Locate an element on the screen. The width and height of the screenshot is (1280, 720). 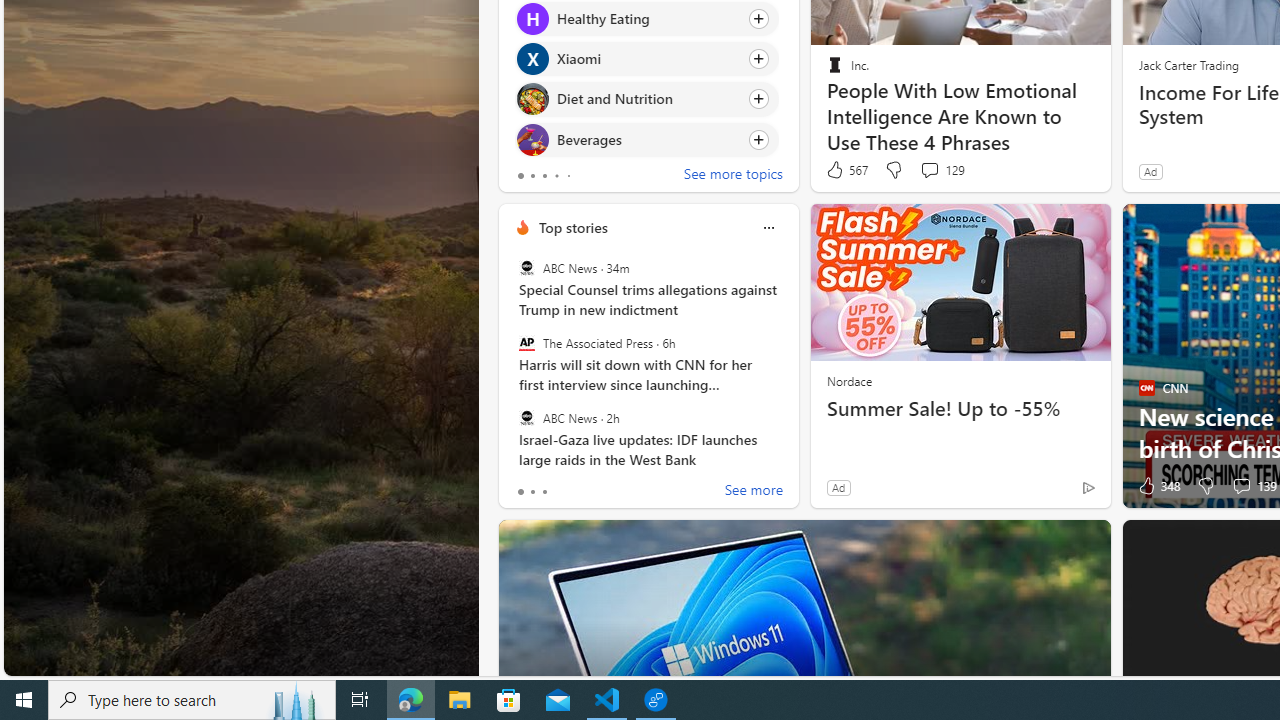
'348 Like' is located at coordinates (1157, 486).